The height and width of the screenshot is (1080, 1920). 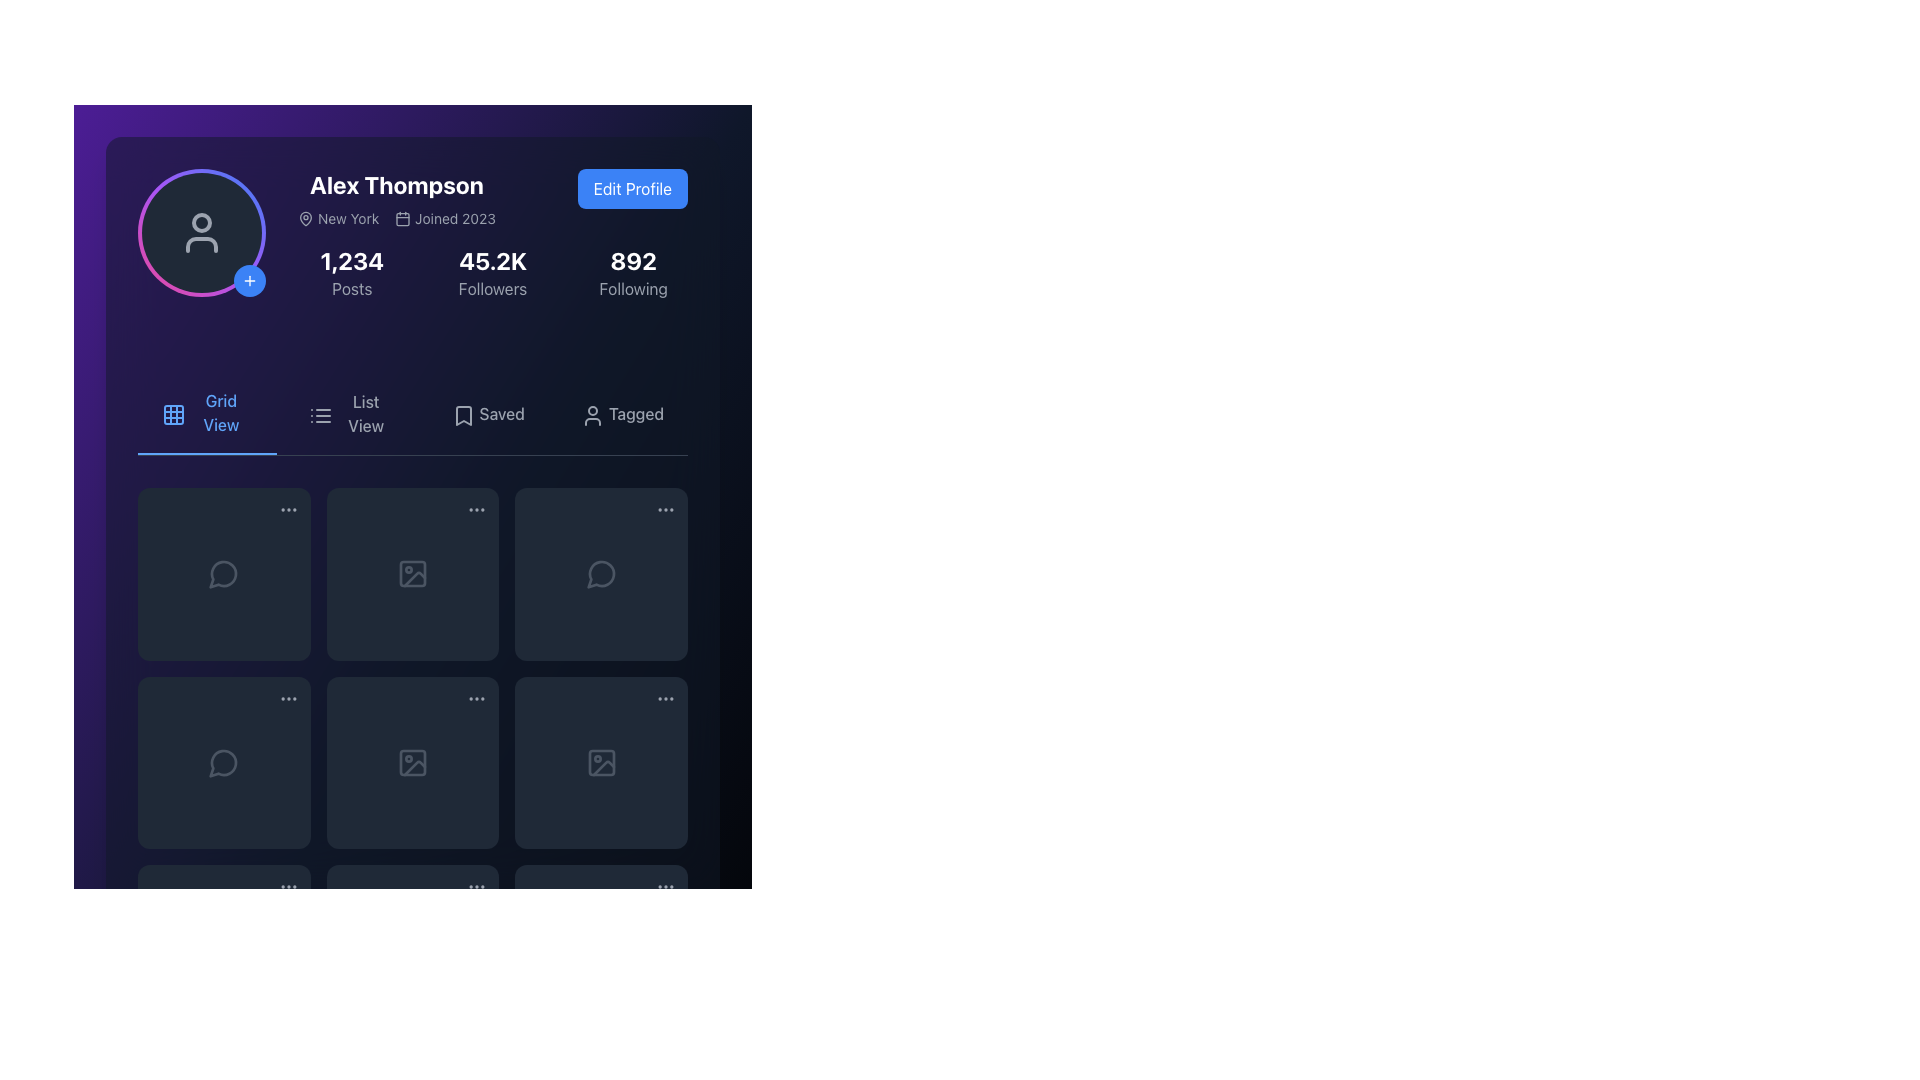 I want to click on the message/comment icon located in the top-left cell of the grid, so click(x=224, y=574).